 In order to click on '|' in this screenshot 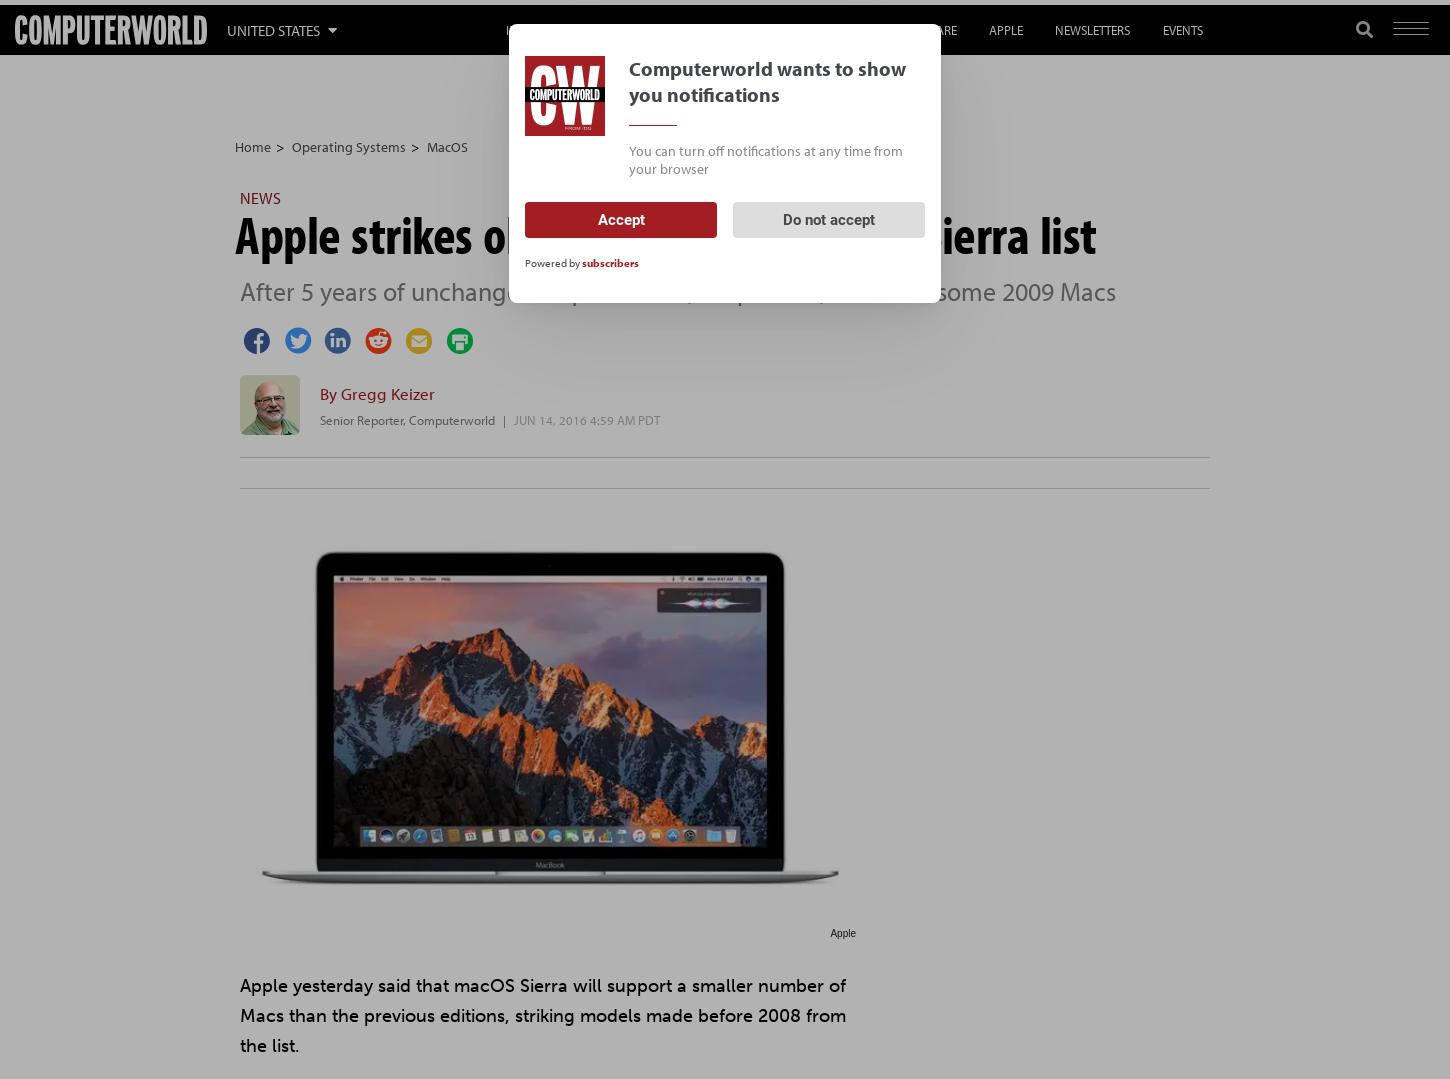, I will do `click(503, 419)`.